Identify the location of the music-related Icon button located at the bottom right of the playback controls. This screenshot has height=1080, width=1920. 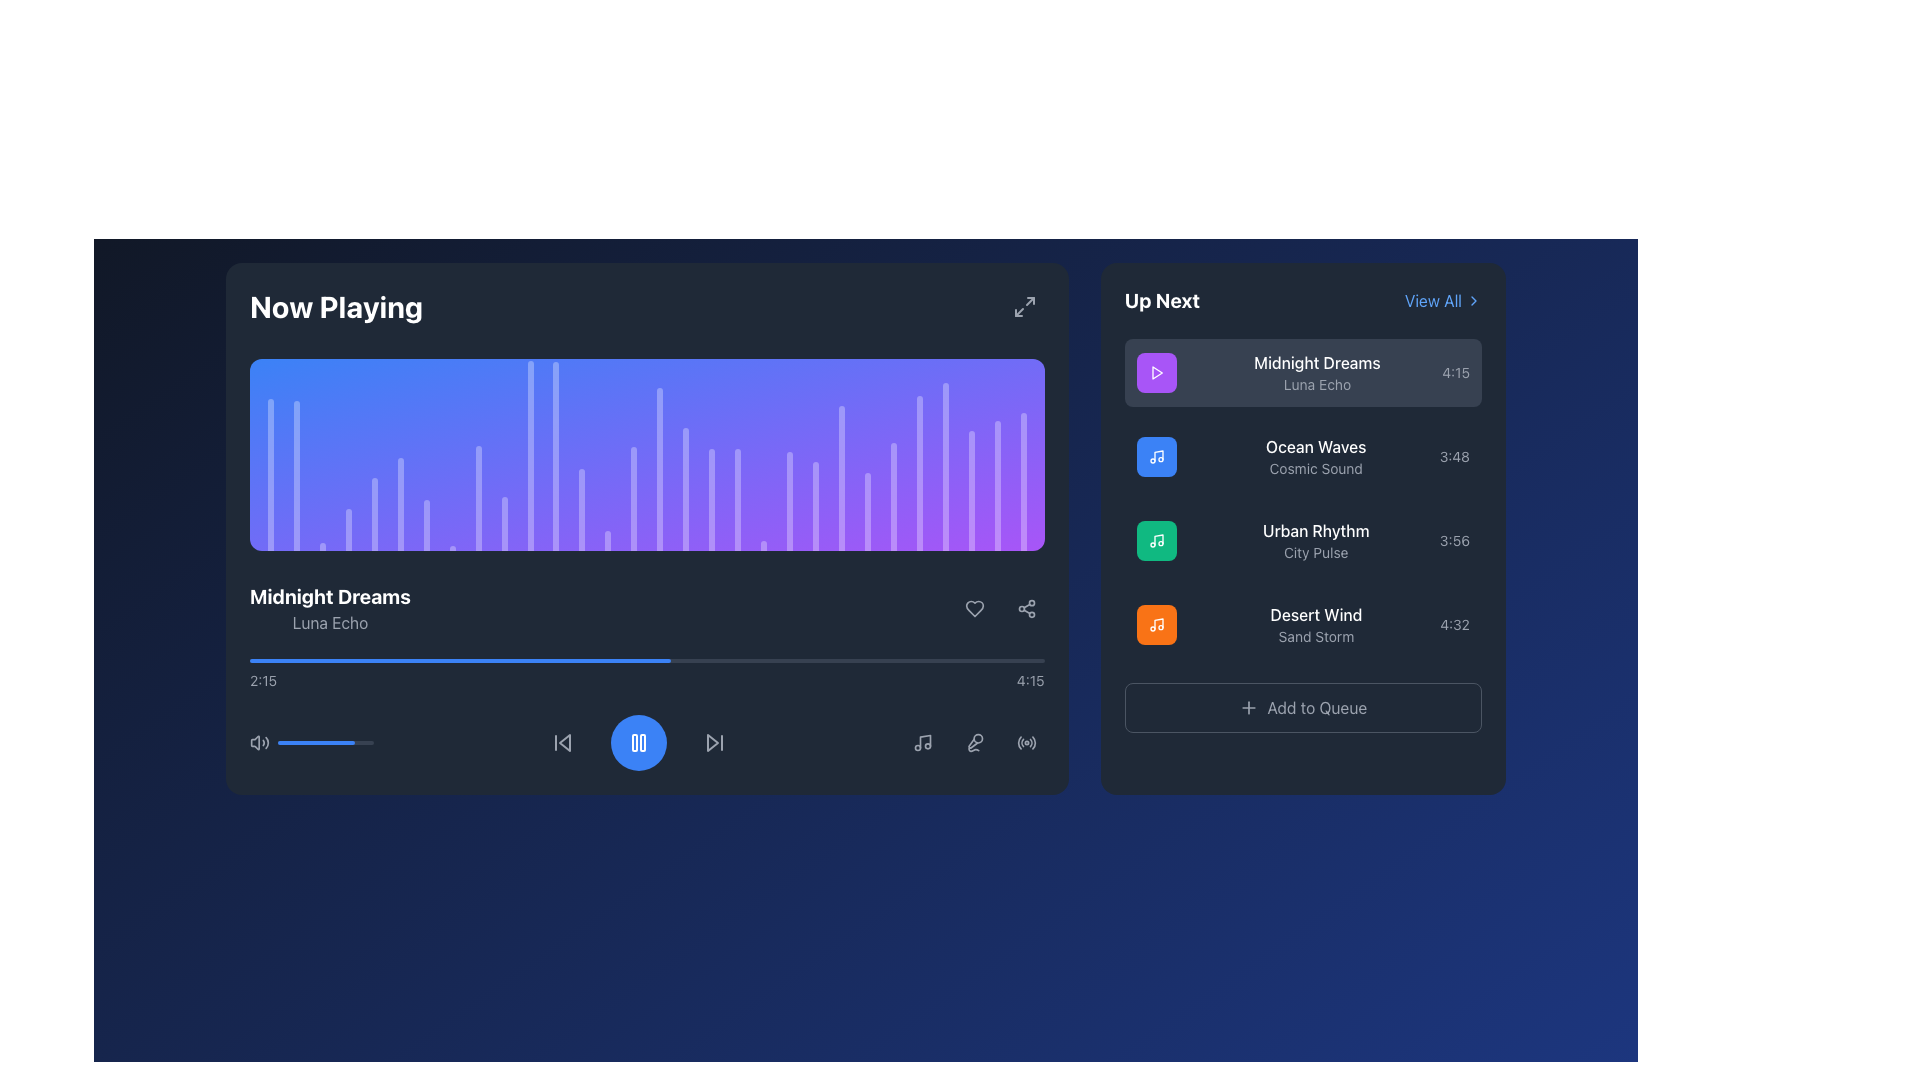
(921, 743).